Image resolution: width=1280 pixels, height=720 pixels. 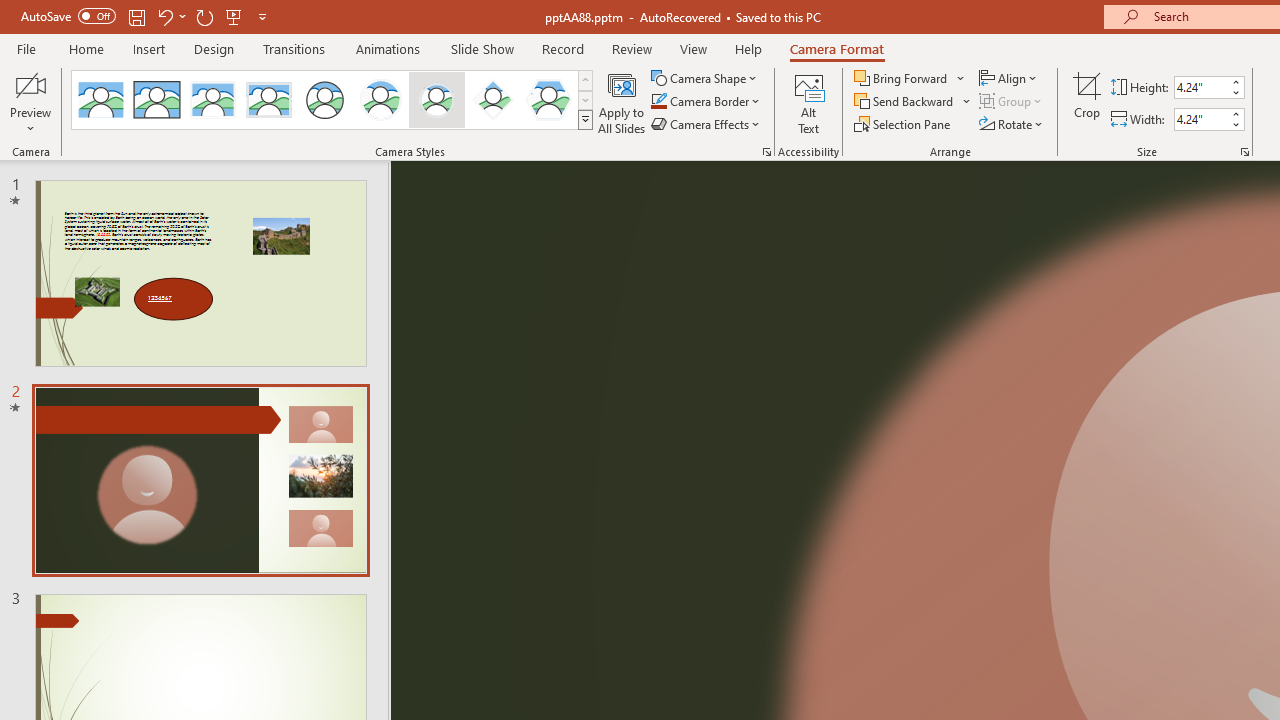 I want to click on 'Camera Shape', so click(x=705, y=77).